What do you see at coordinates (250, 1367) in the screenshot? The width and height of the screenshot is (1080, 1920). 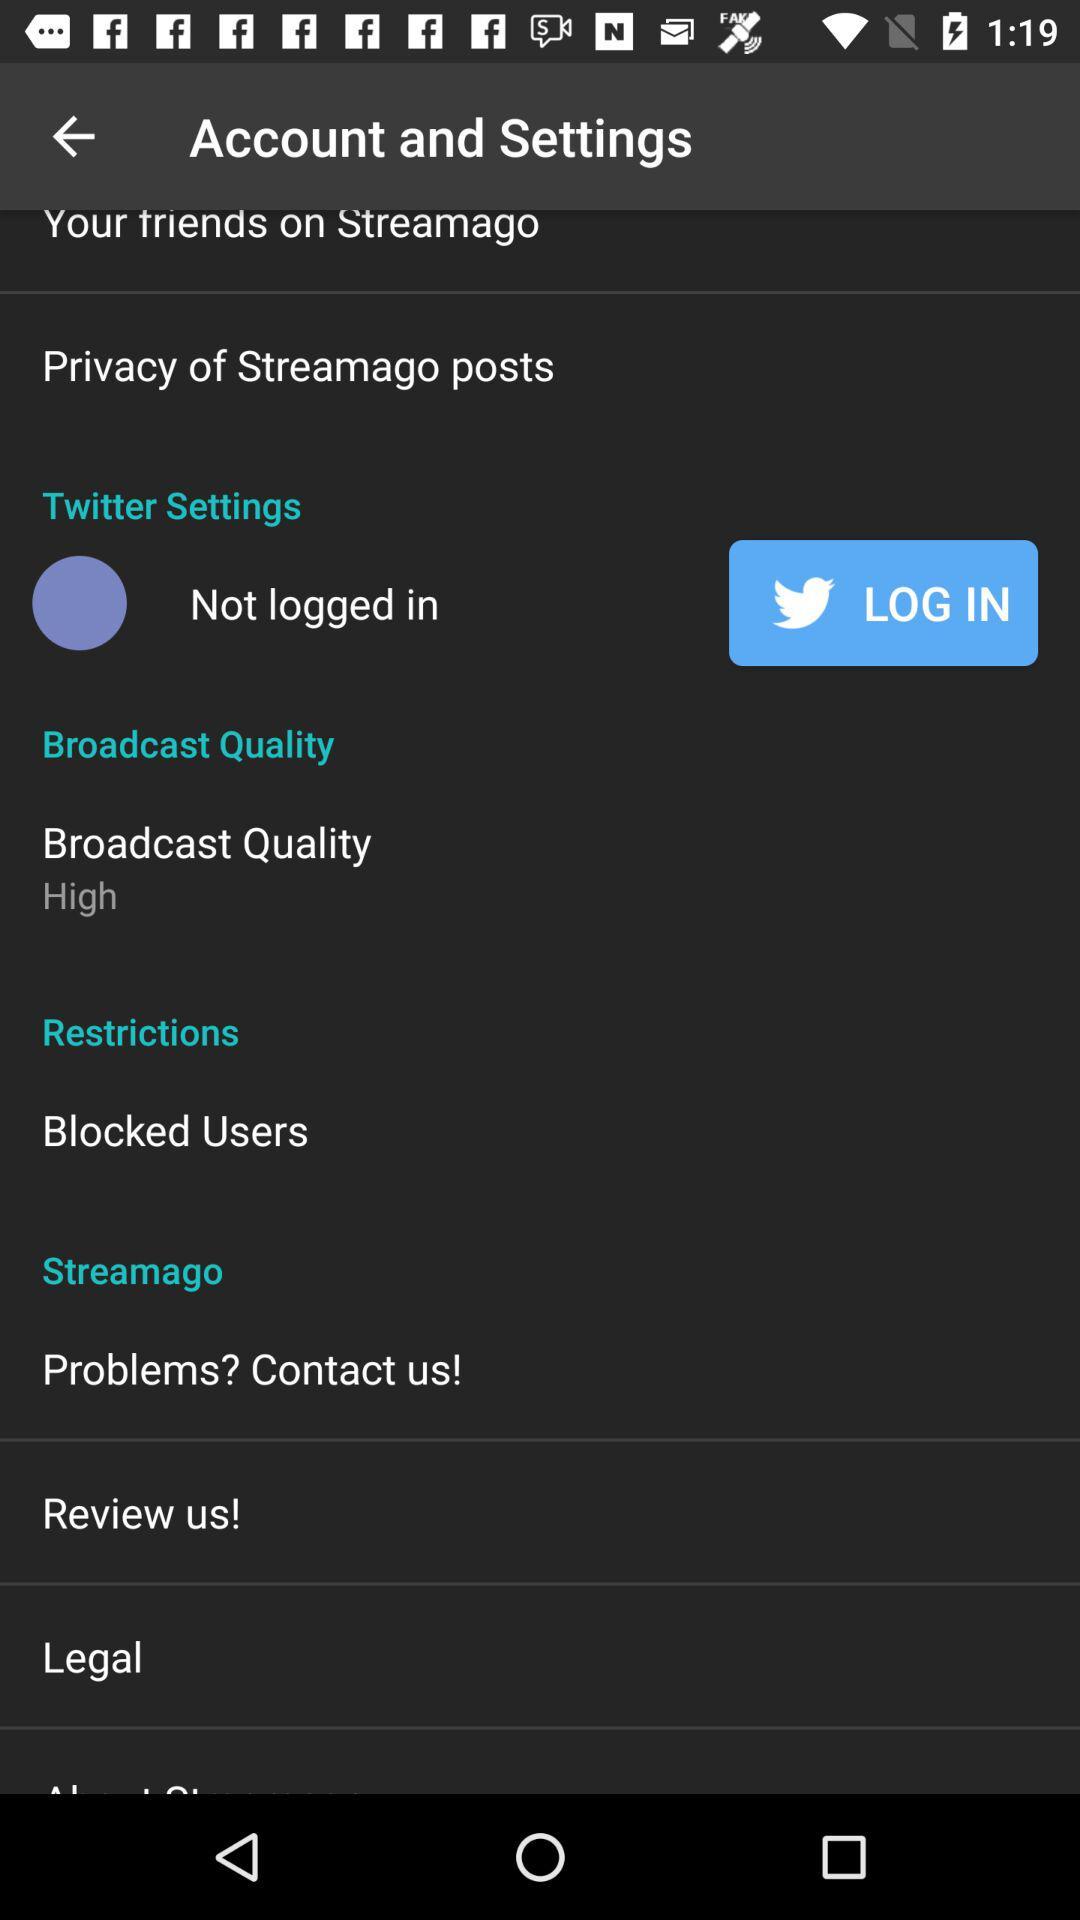 I see `the item above the review us!` at bounding box center [250, 1367].